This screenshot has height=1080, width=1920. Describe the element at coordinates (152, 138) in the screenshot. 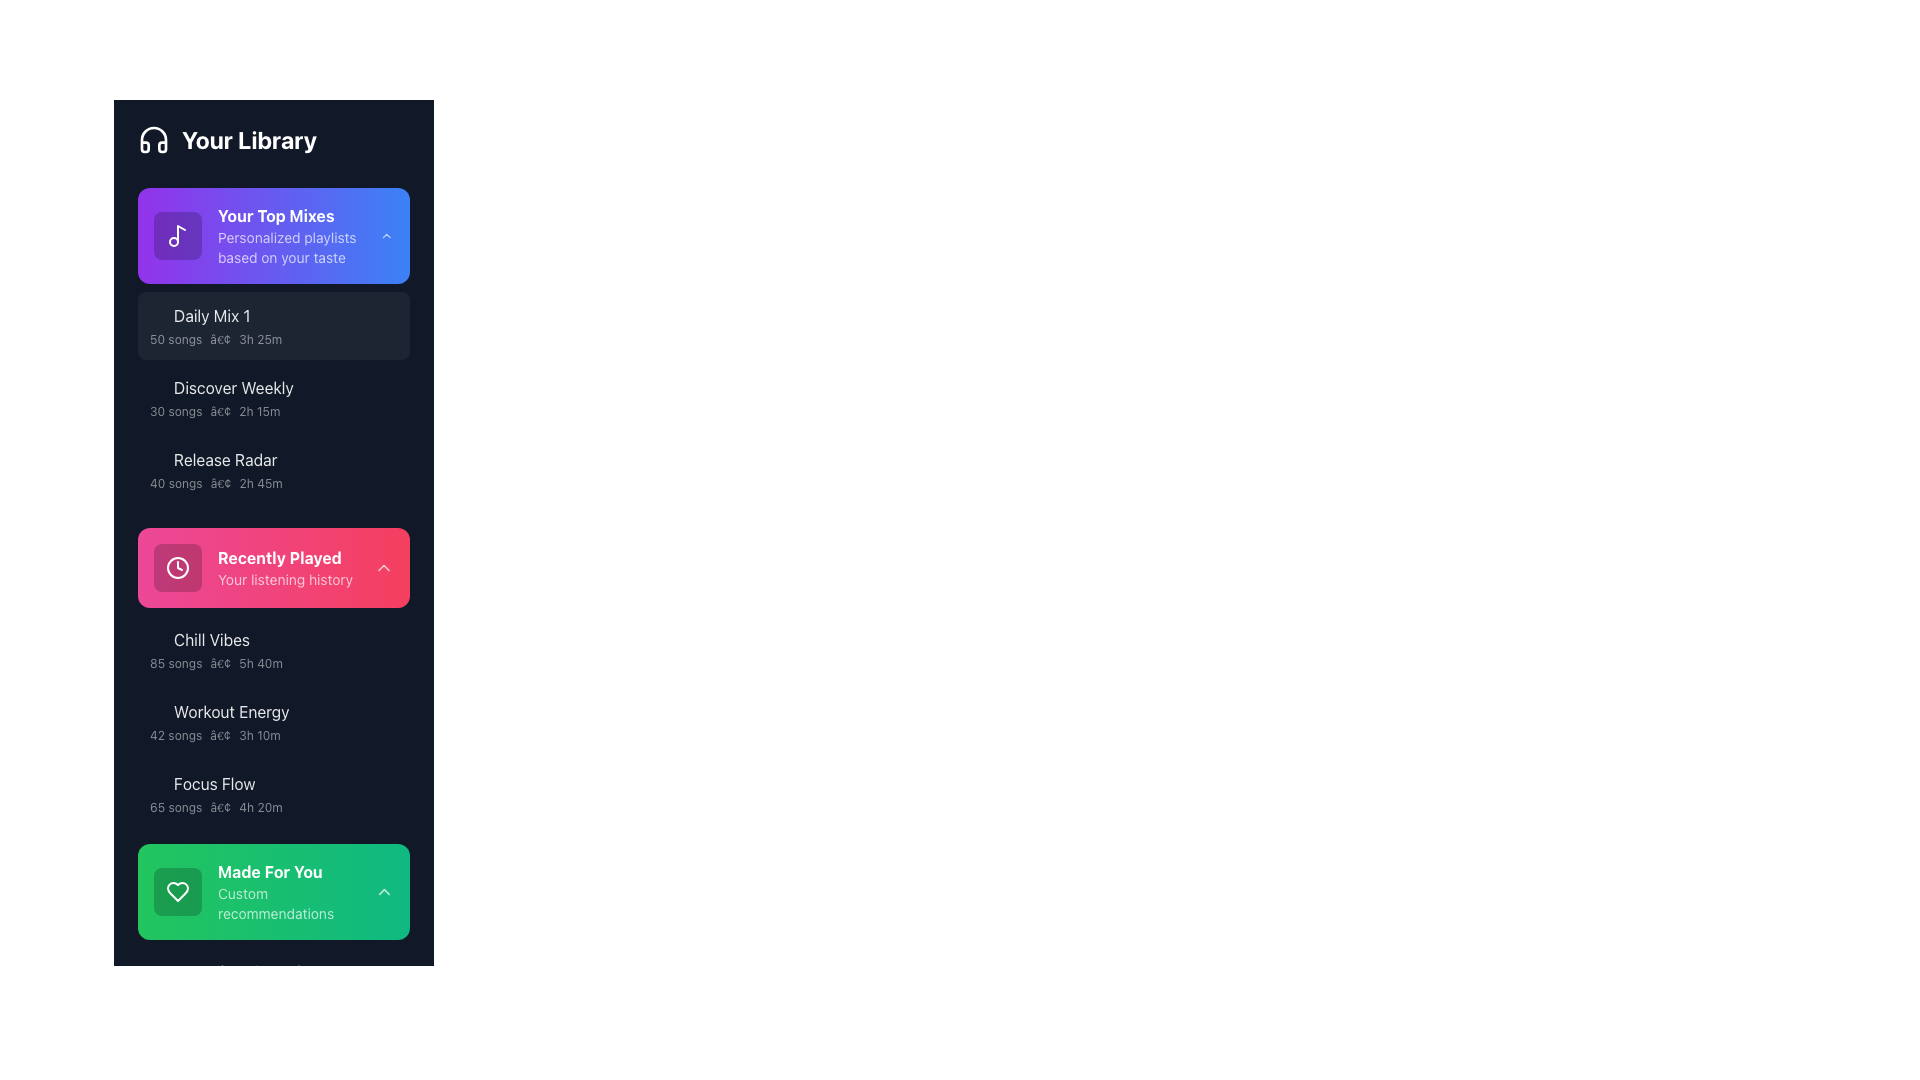

I see `the white headphone icon located on the leftmost side of the header section titled 'Your Library', which is situated directly to the left of the bold text 'Your Library'` at that location.